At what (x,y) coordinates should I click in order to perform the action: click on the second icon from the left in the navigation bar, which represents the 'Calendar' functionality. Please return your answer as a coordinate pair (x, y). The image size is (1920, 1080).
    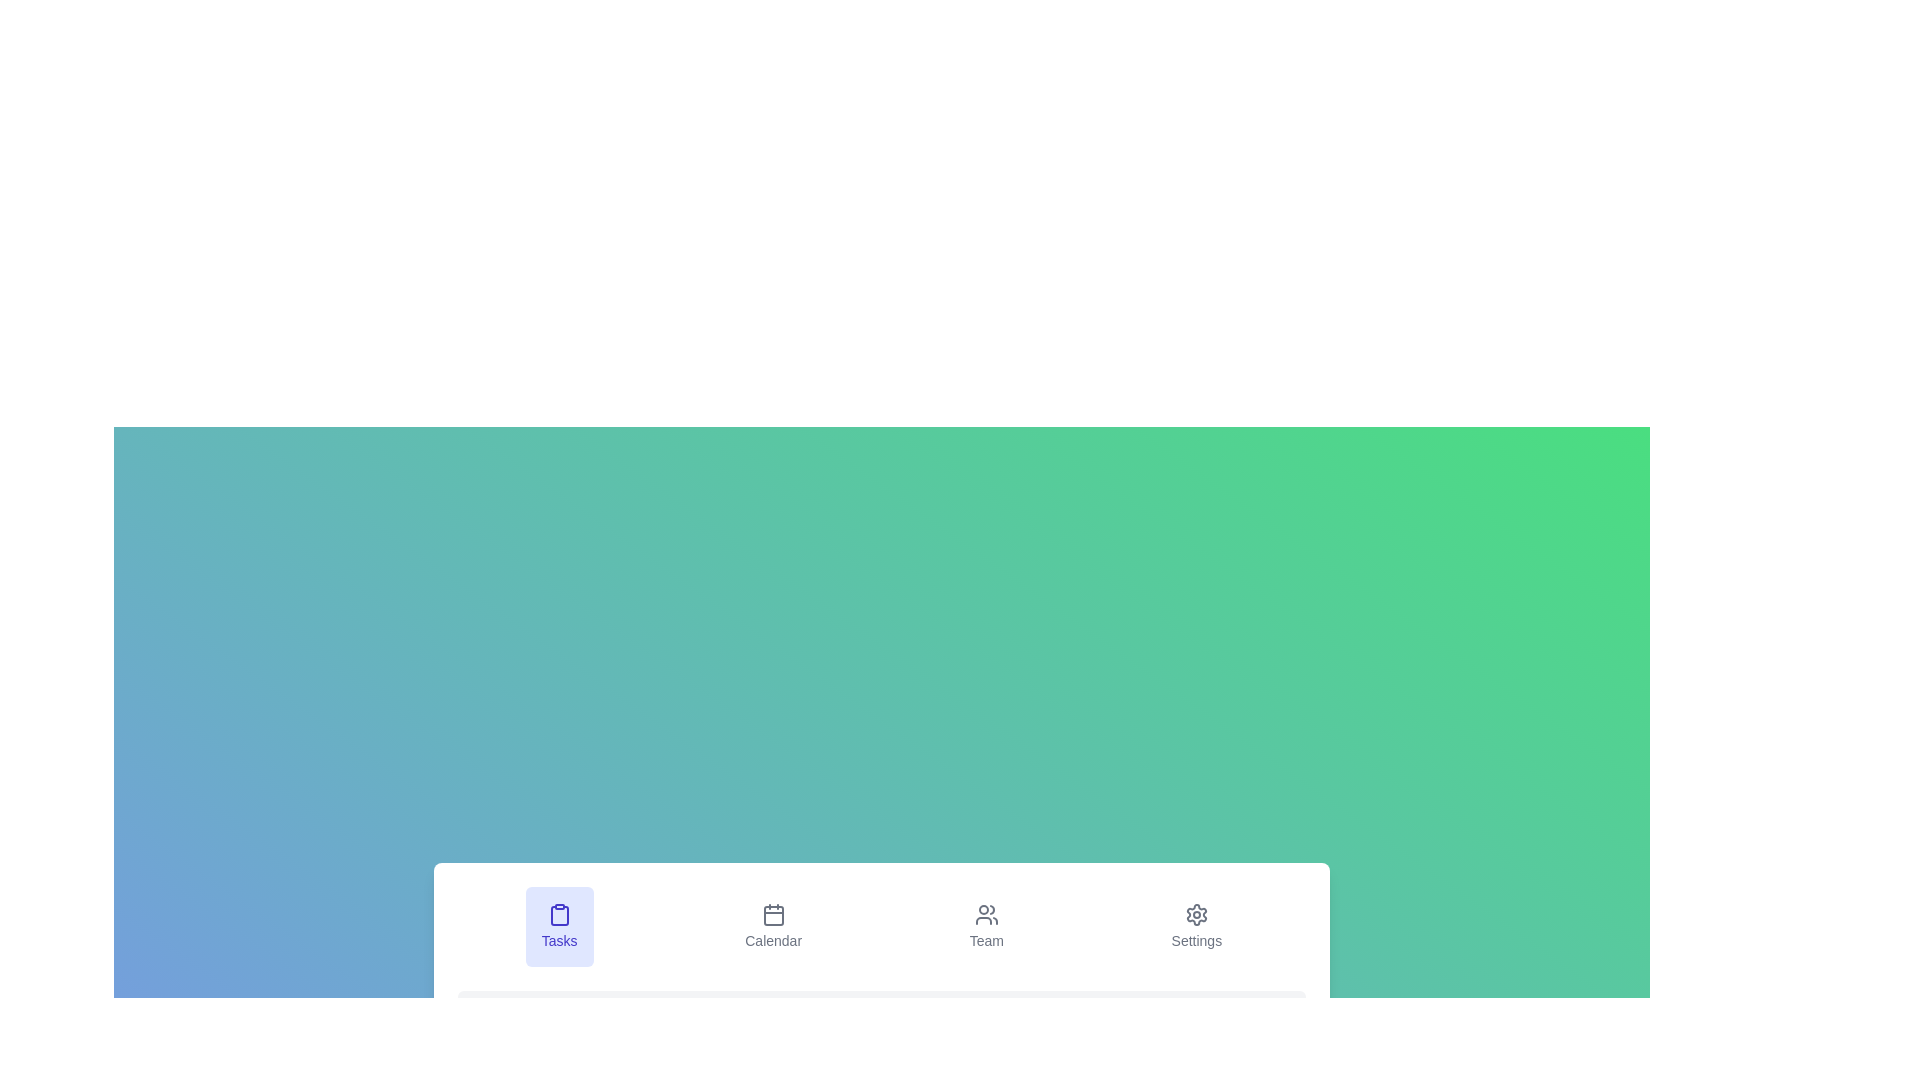
    Looking at the image, I should click on (772, 915).